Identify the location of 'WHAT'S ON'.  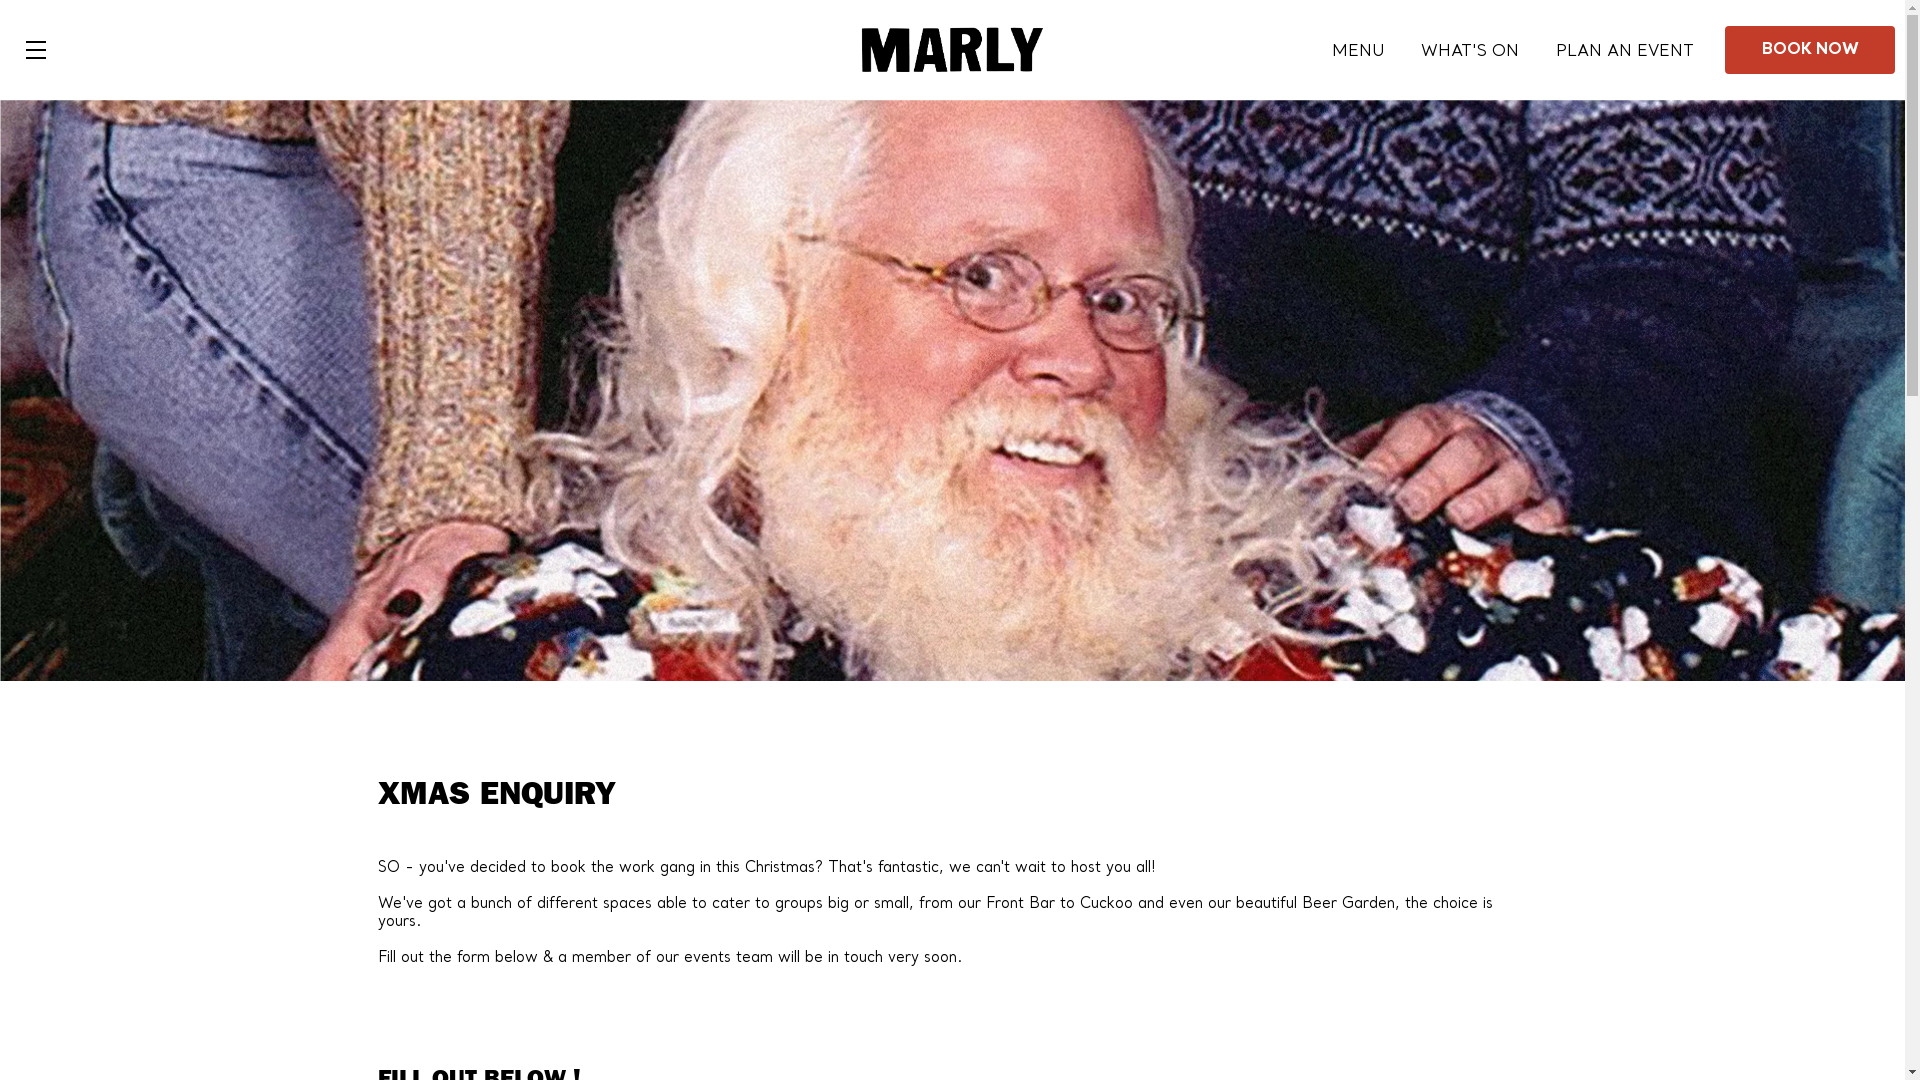
(1419, 50).